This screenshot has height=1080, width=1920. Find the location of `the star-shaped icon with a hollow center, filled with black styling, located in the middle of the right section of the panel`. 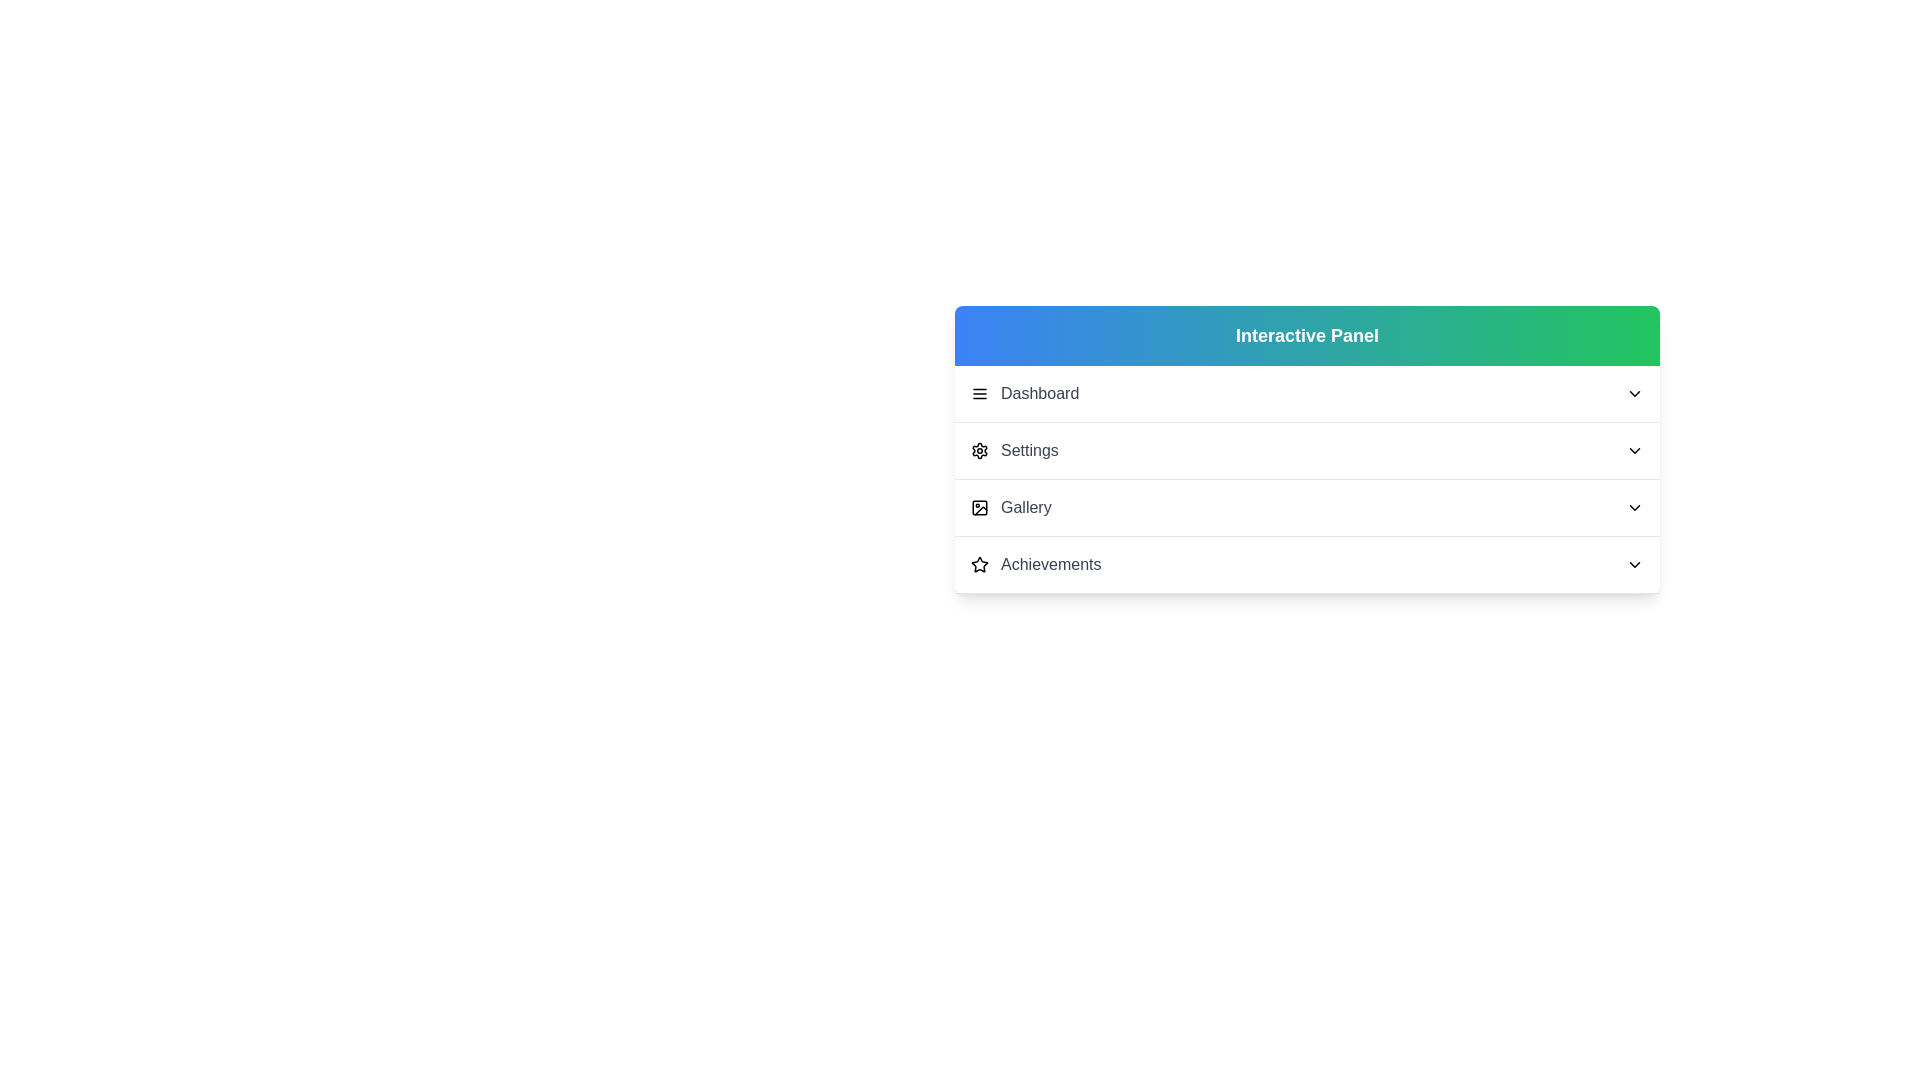

the star-shaped icon with a hollow center, filled with black styling, located in the middle of the right section of the panel is located at coordinates (979, 564).